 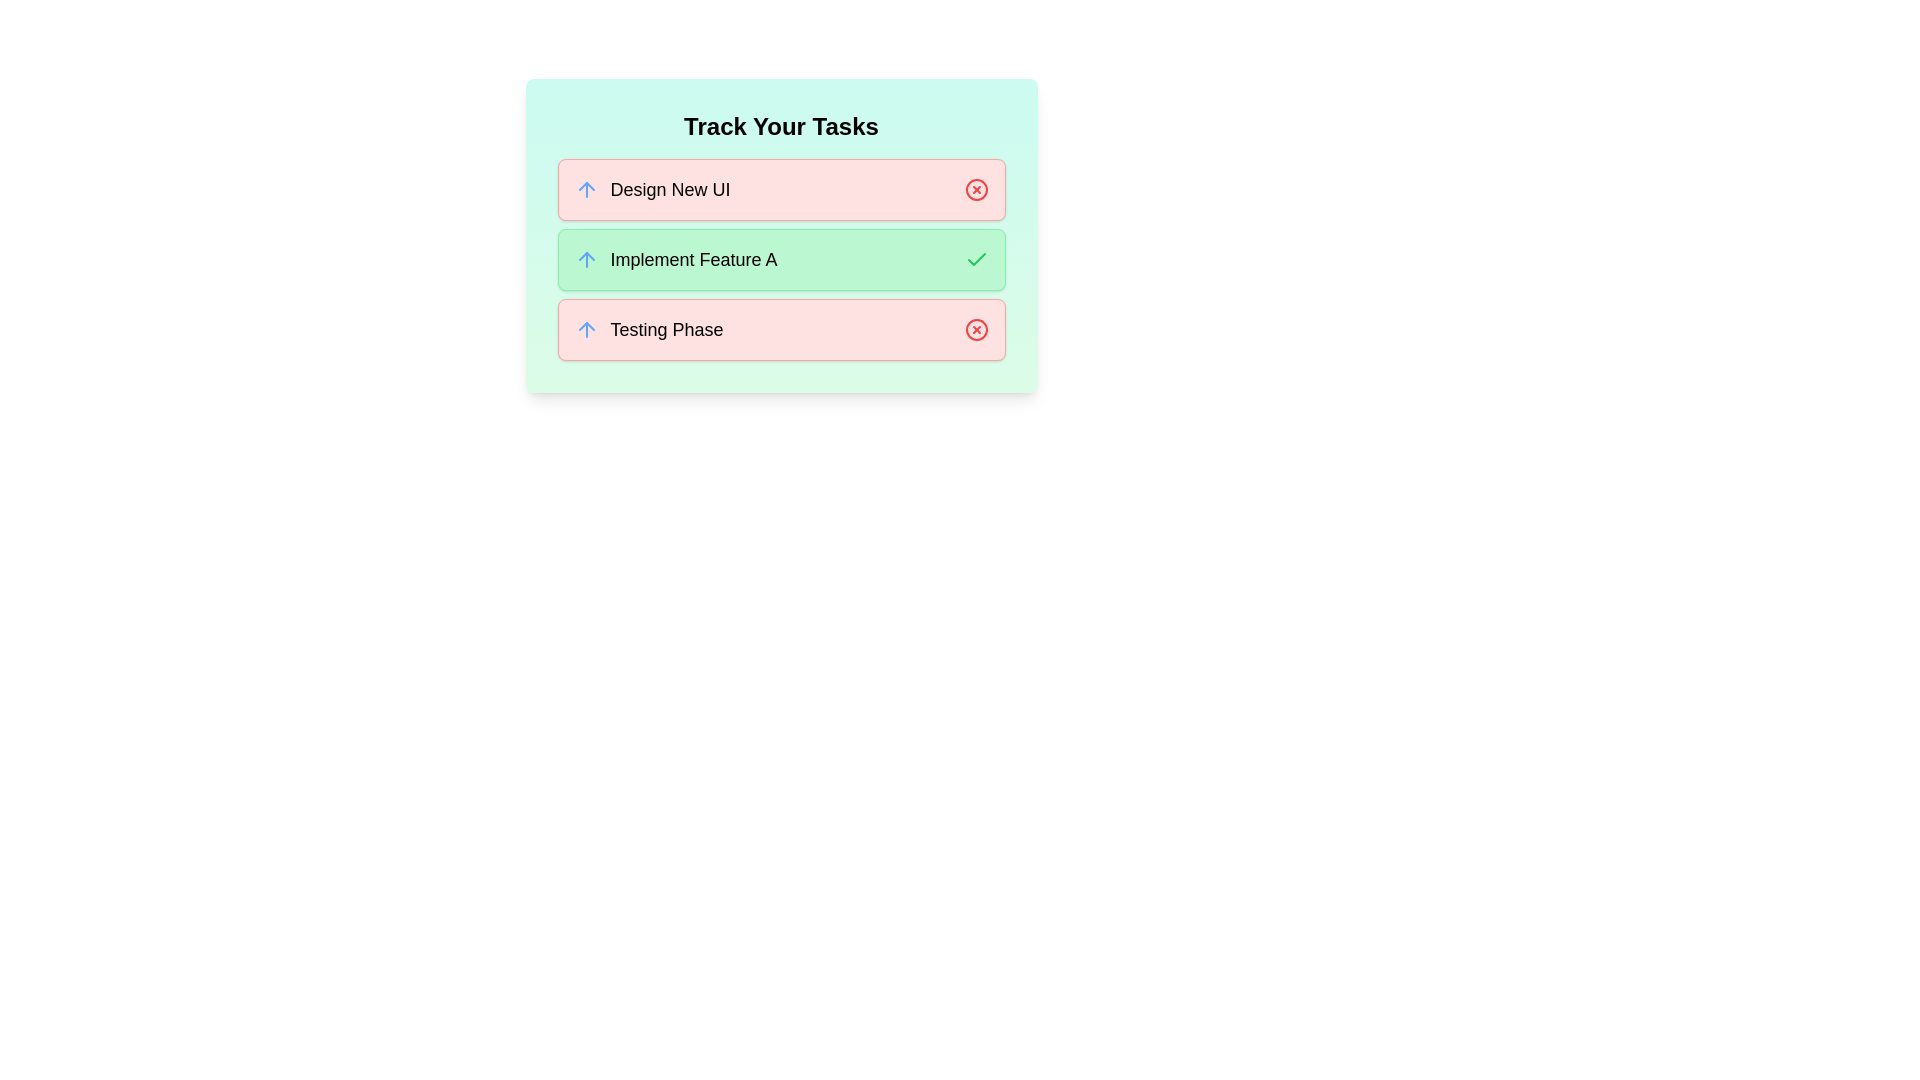 What do you see at coordinates (780, 189) in the screenshot?
I see `the task card corresponding to Design New UI to toggle its completion status` at bounding box center [780, 189].